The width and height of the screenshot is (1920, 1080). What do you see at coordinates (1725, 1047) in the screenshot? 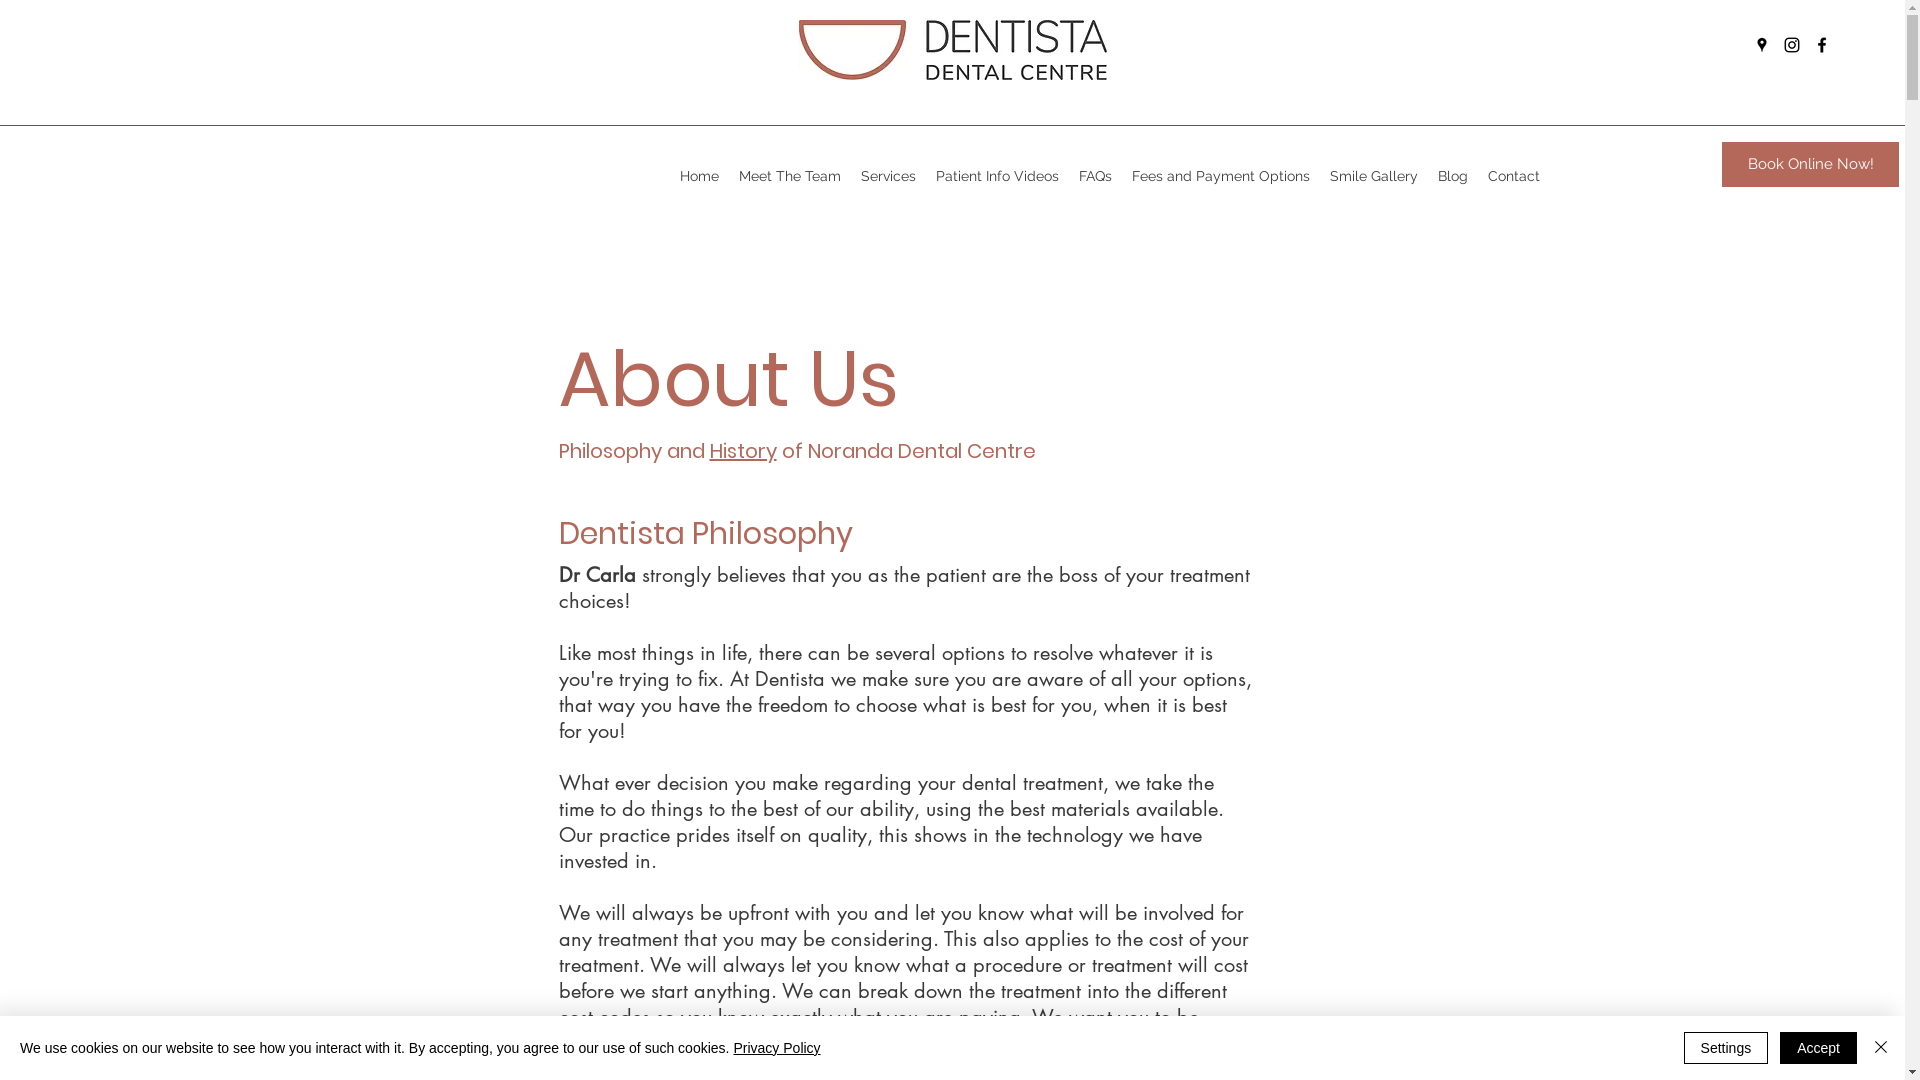
I see `'Settings'` at bounding box center [1725, 1047].